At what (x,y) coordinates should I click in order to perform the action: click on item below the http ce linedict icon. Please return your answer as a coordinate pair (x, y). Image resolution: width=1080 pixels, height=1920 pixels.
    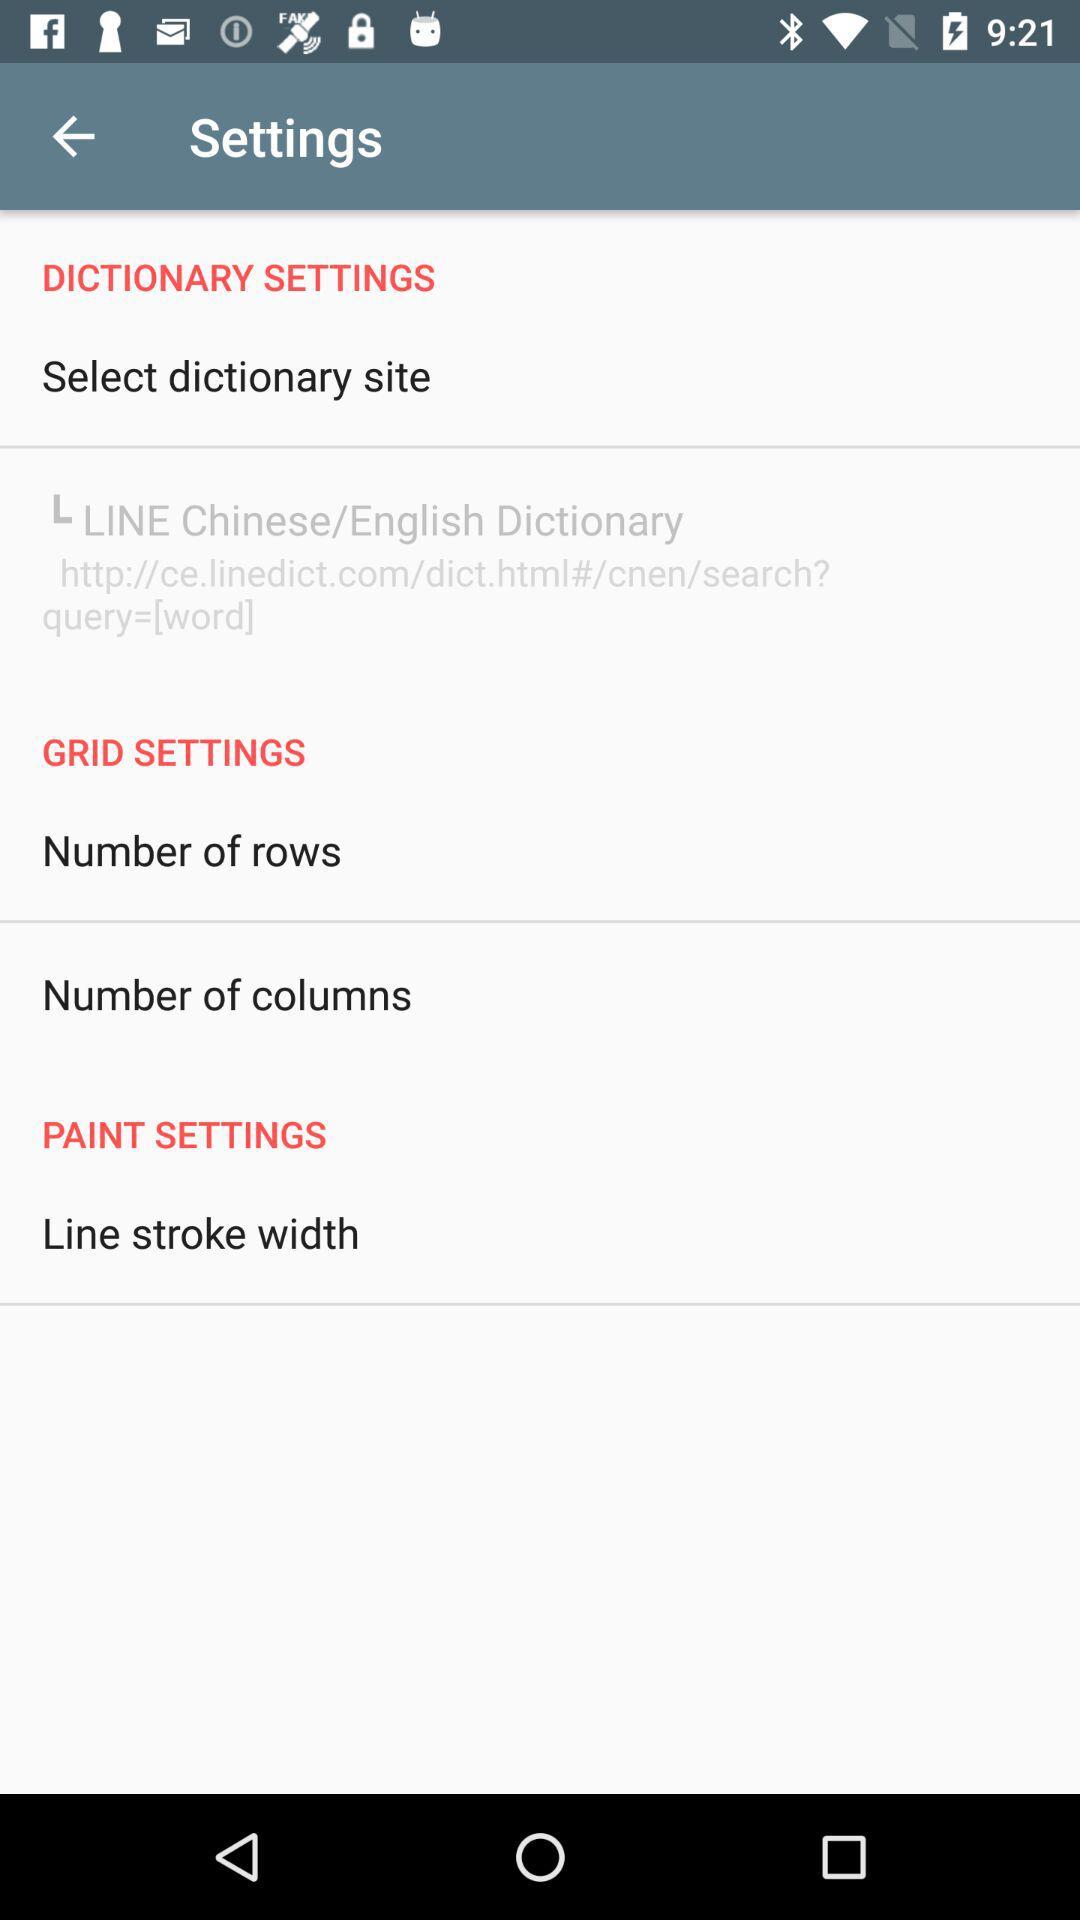
    Looking at the image, I should click on (540, 729).